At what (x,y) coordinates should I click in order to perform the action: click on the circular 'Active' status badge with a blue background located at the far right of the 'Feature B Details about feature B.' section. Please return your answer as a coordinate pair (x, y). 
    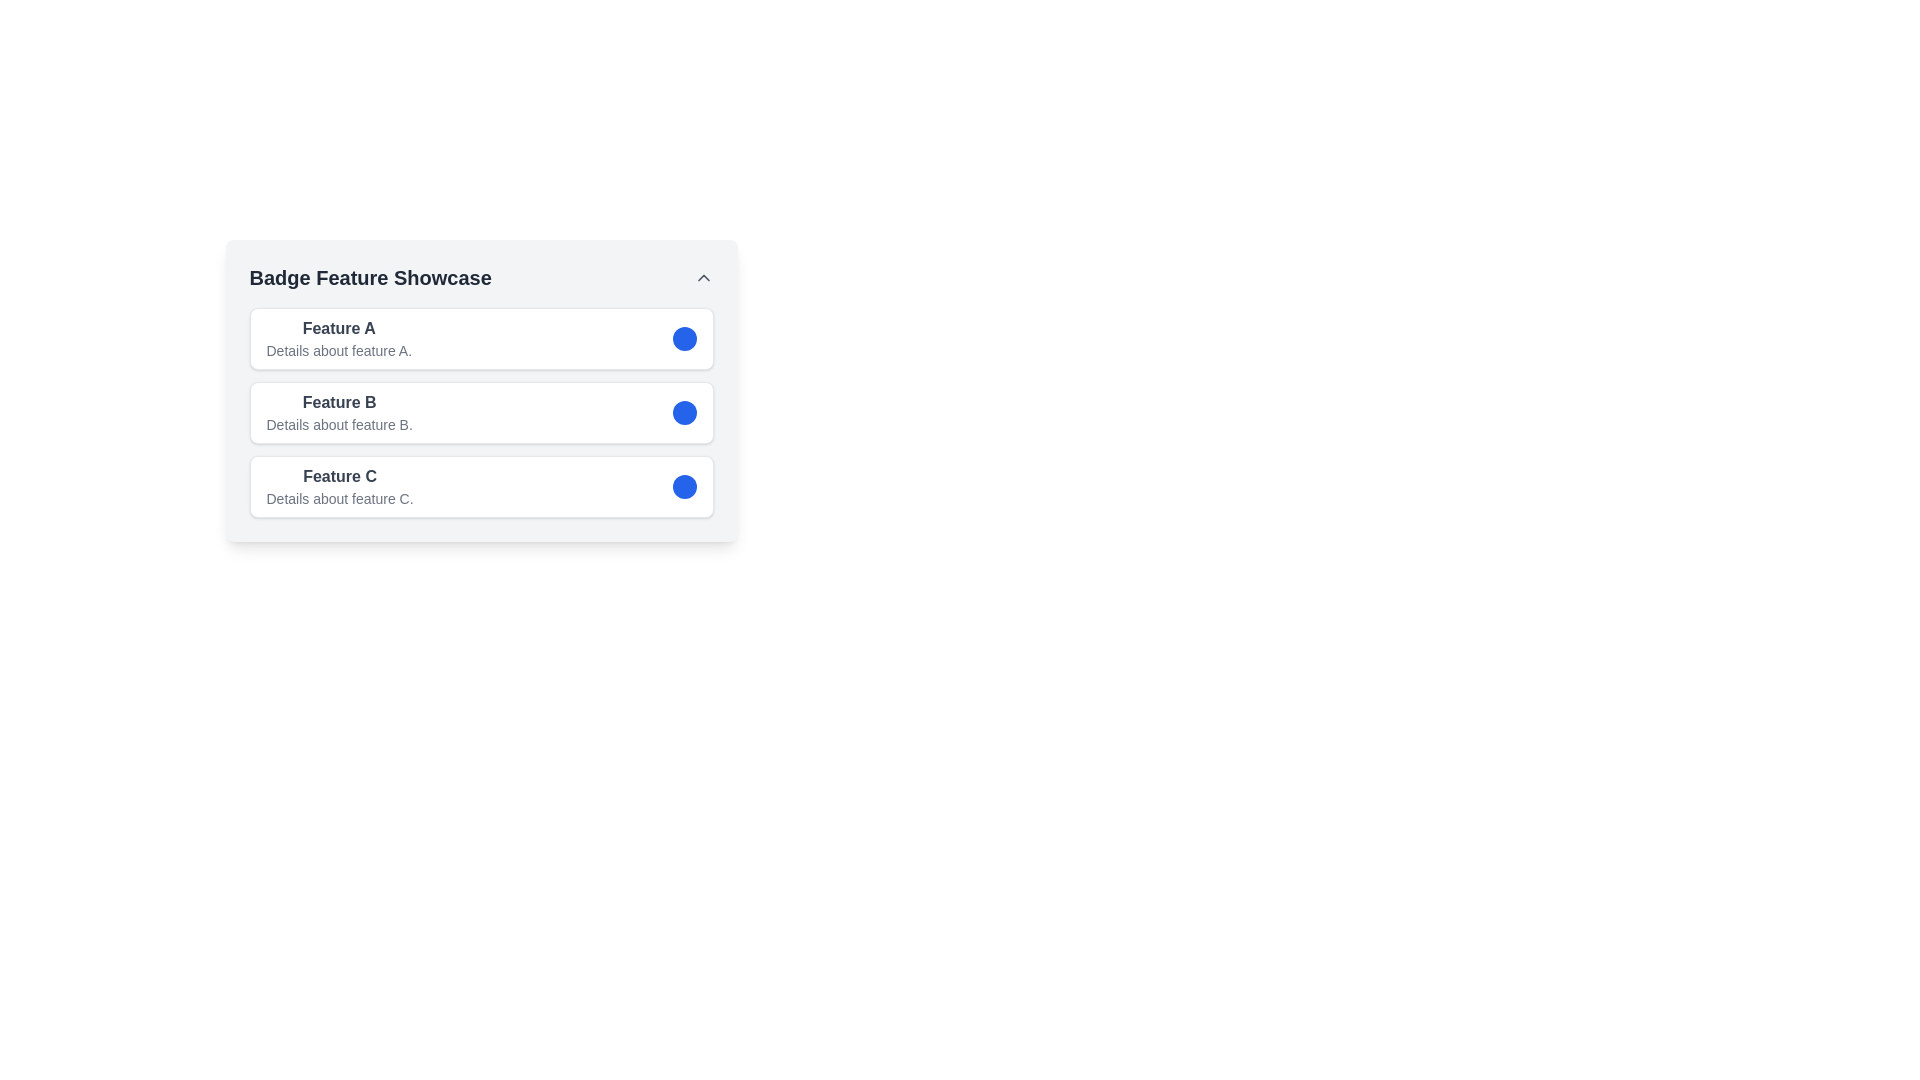
    Looking at the image, I should click on (684, 411).